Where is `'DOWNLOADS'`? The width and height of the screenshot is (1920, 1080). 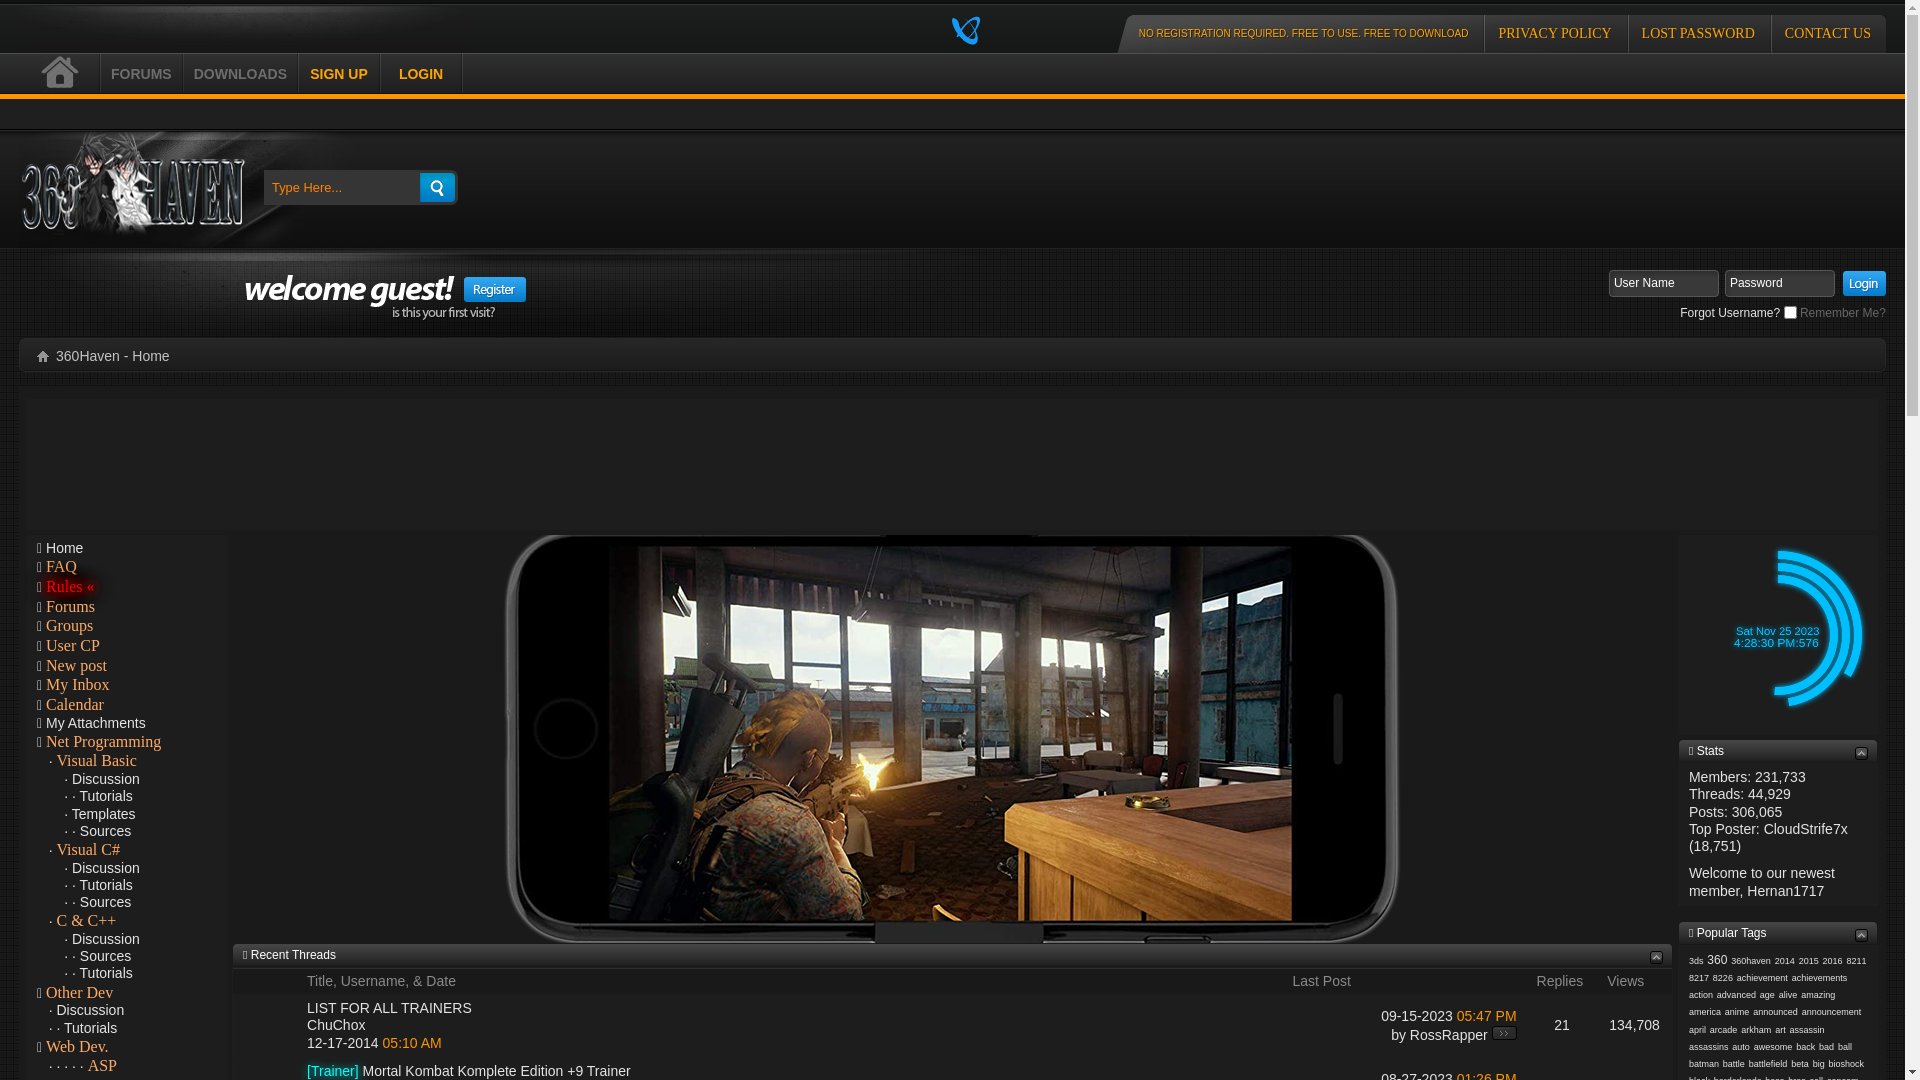 'DOWNLOADS' is located at coordinates (240, 72).